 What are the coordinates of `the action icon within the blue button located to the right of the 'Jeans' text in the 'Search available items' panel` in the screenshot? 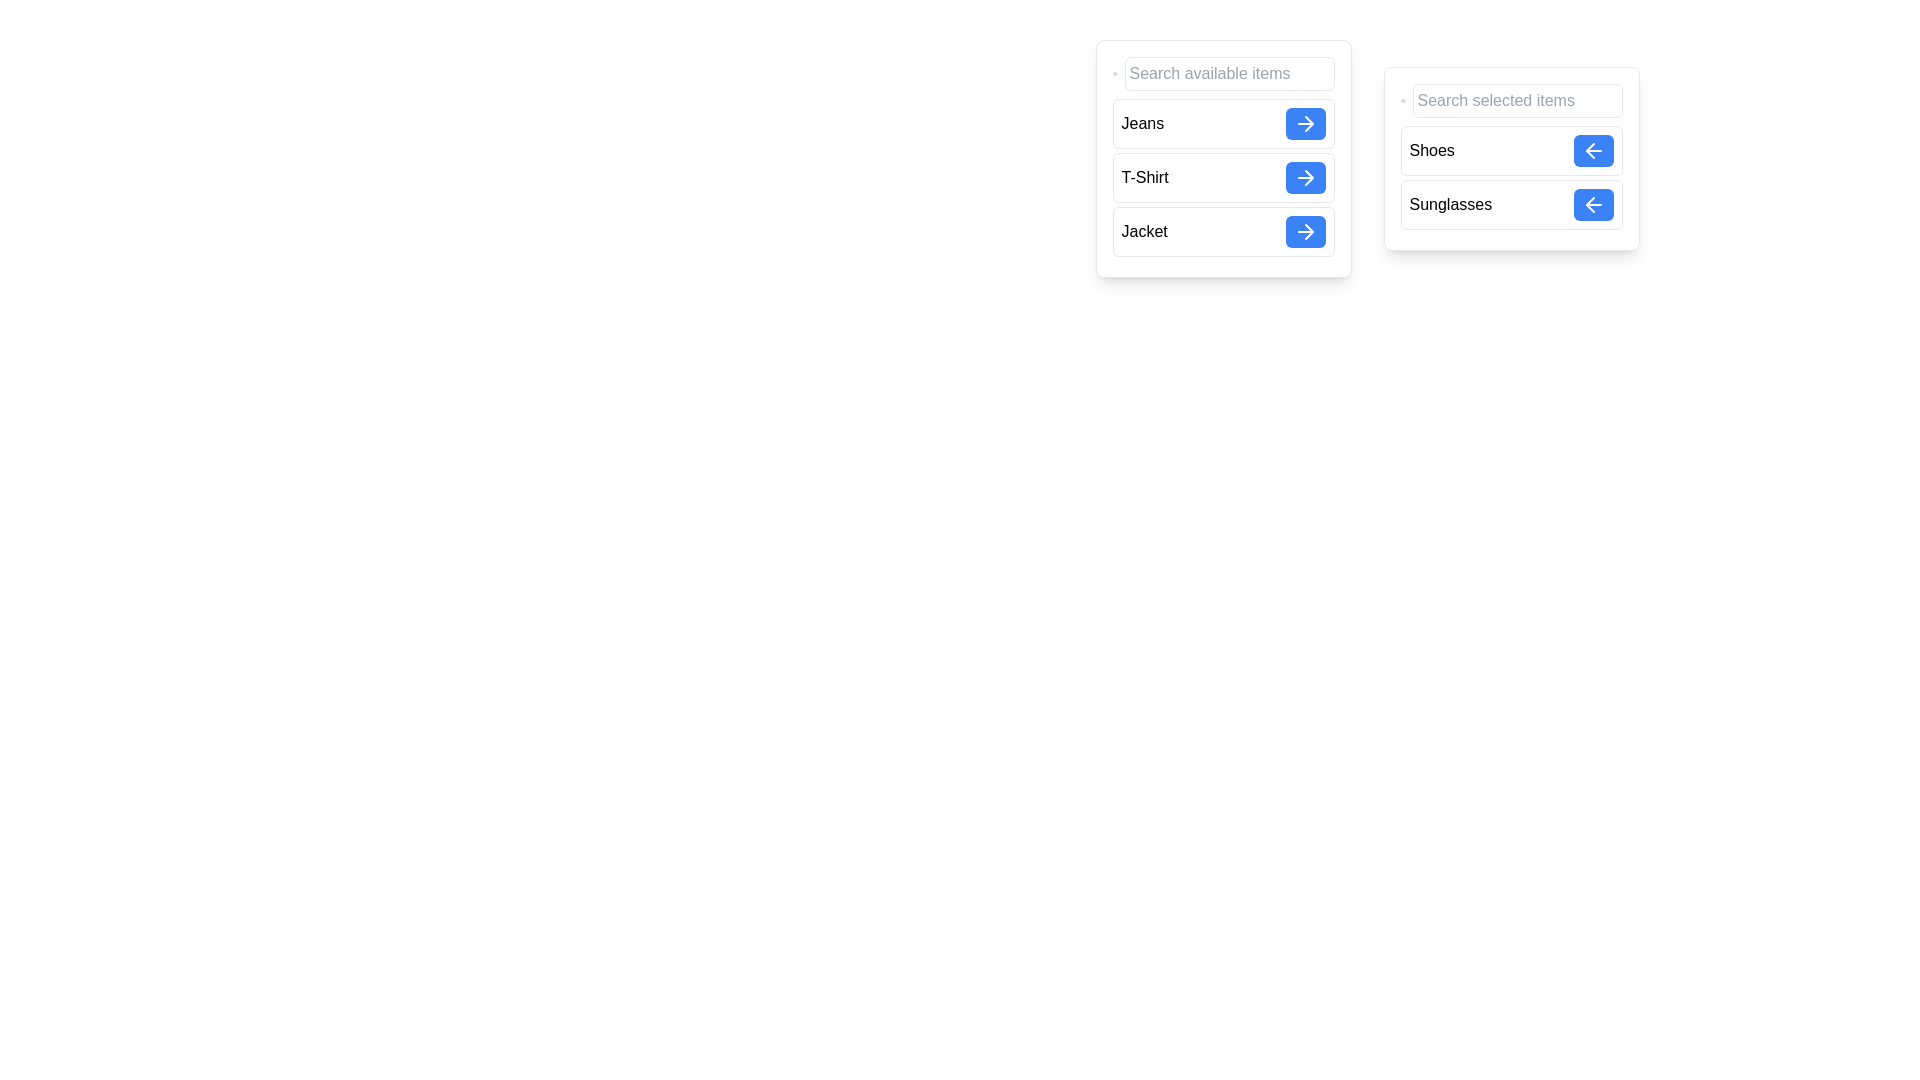 It's located at (1305, 123).